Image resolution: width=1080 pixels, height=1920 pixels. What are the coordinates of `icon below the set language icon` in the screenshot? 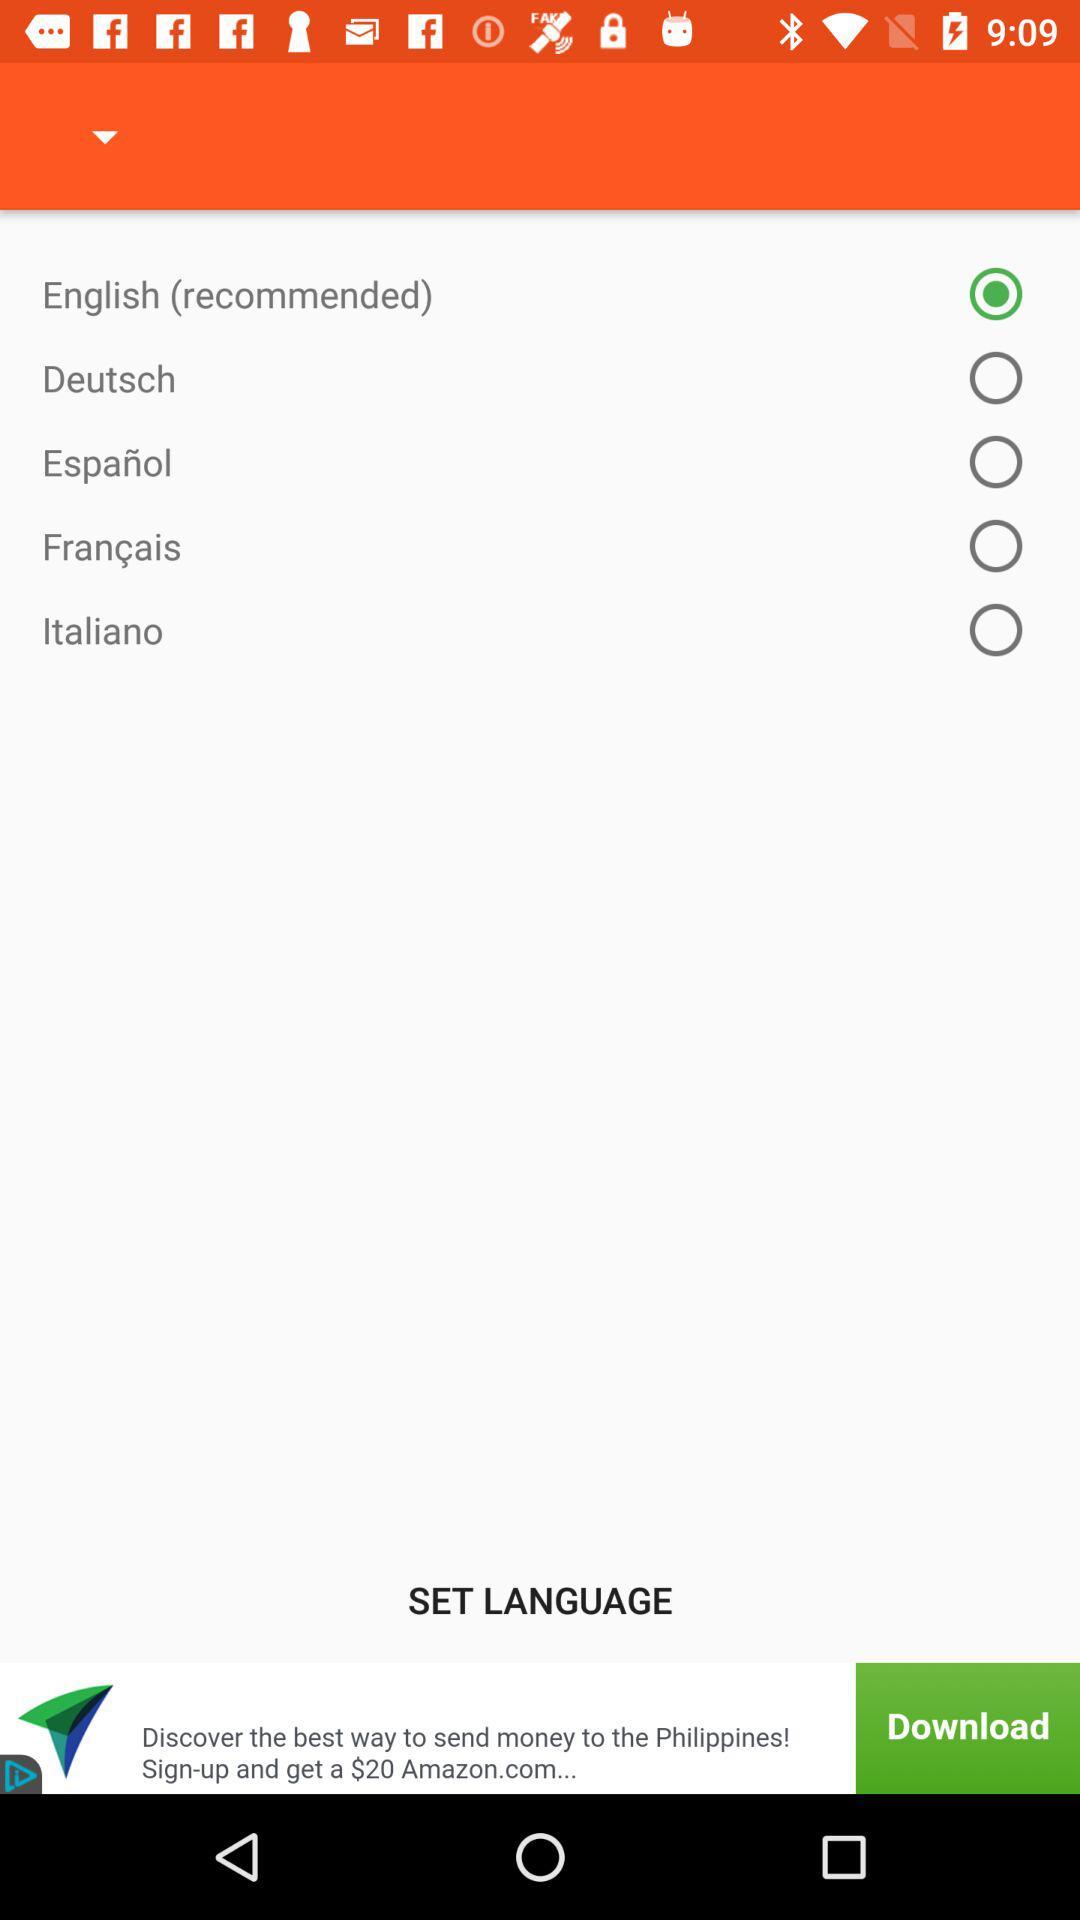 It's located at (540, 1727).